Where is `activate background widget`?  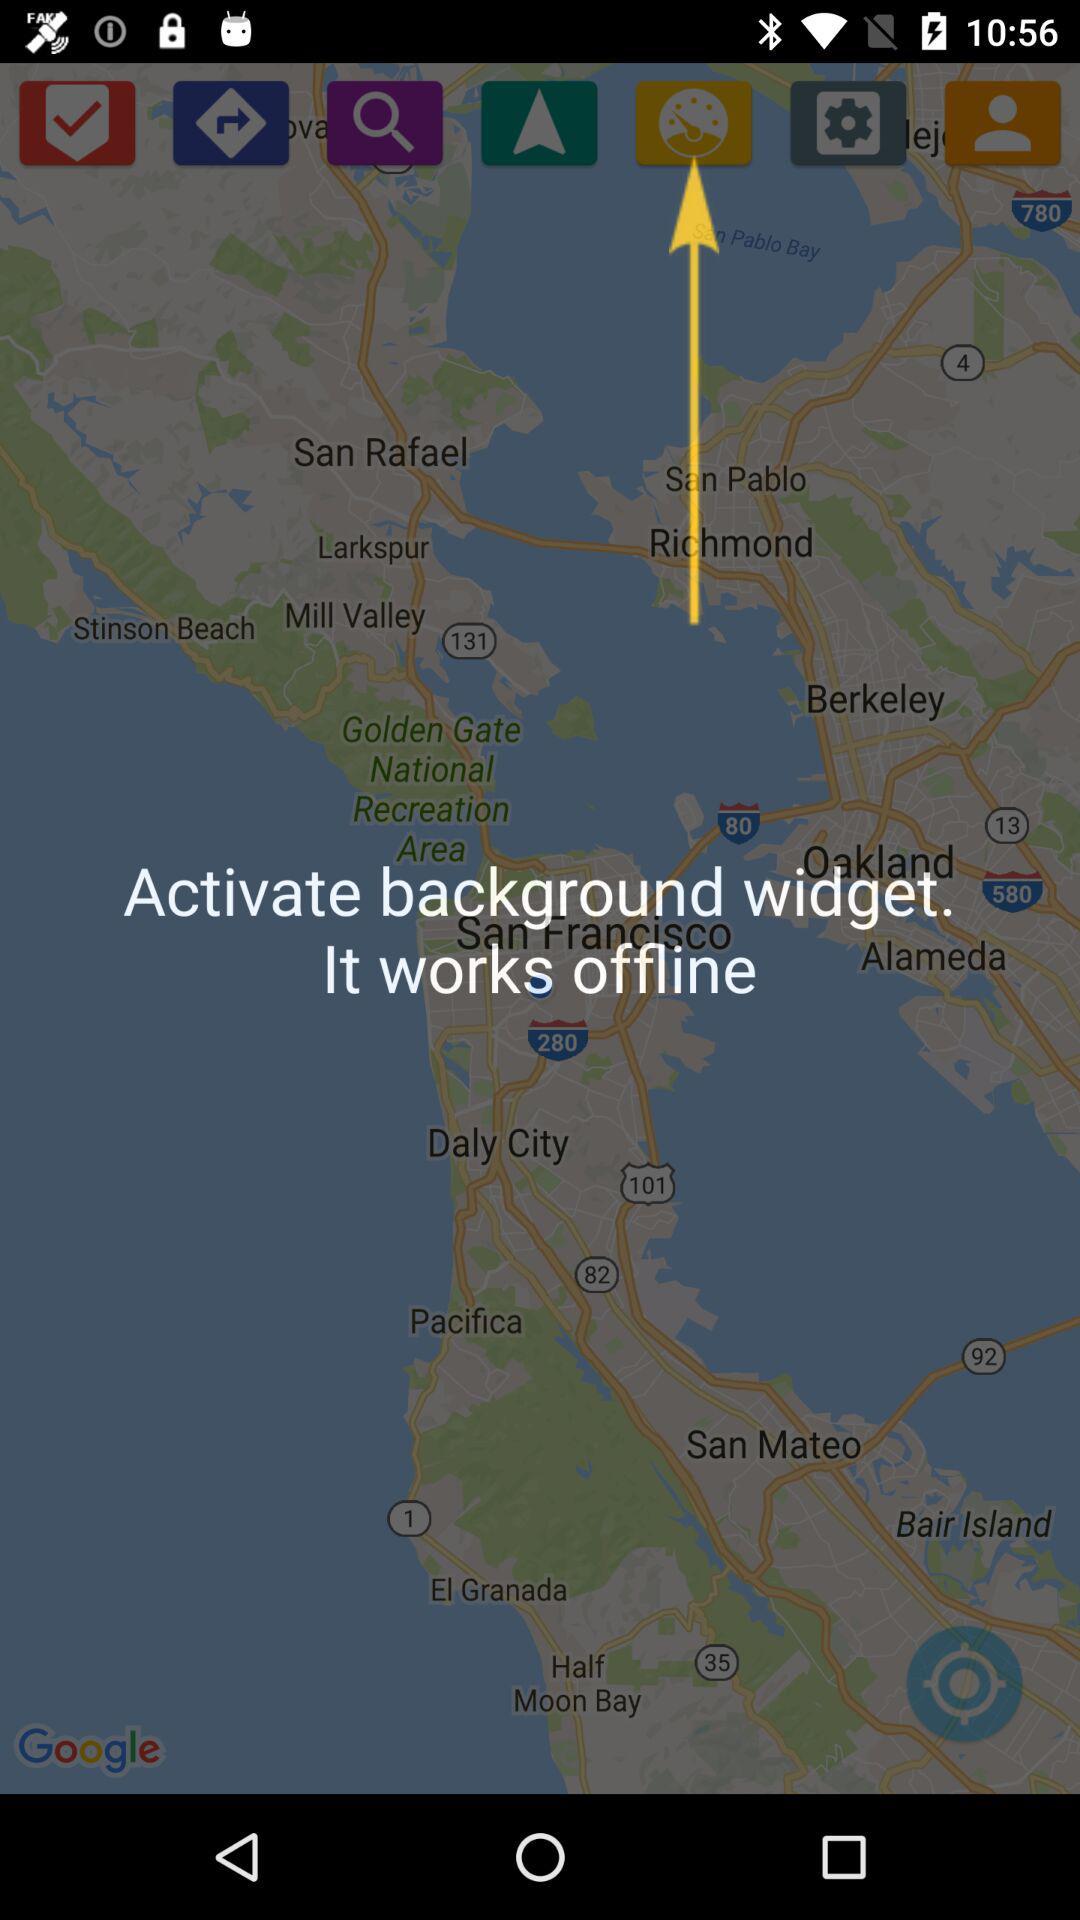 activate background widget is located at coordinates (692, 121).